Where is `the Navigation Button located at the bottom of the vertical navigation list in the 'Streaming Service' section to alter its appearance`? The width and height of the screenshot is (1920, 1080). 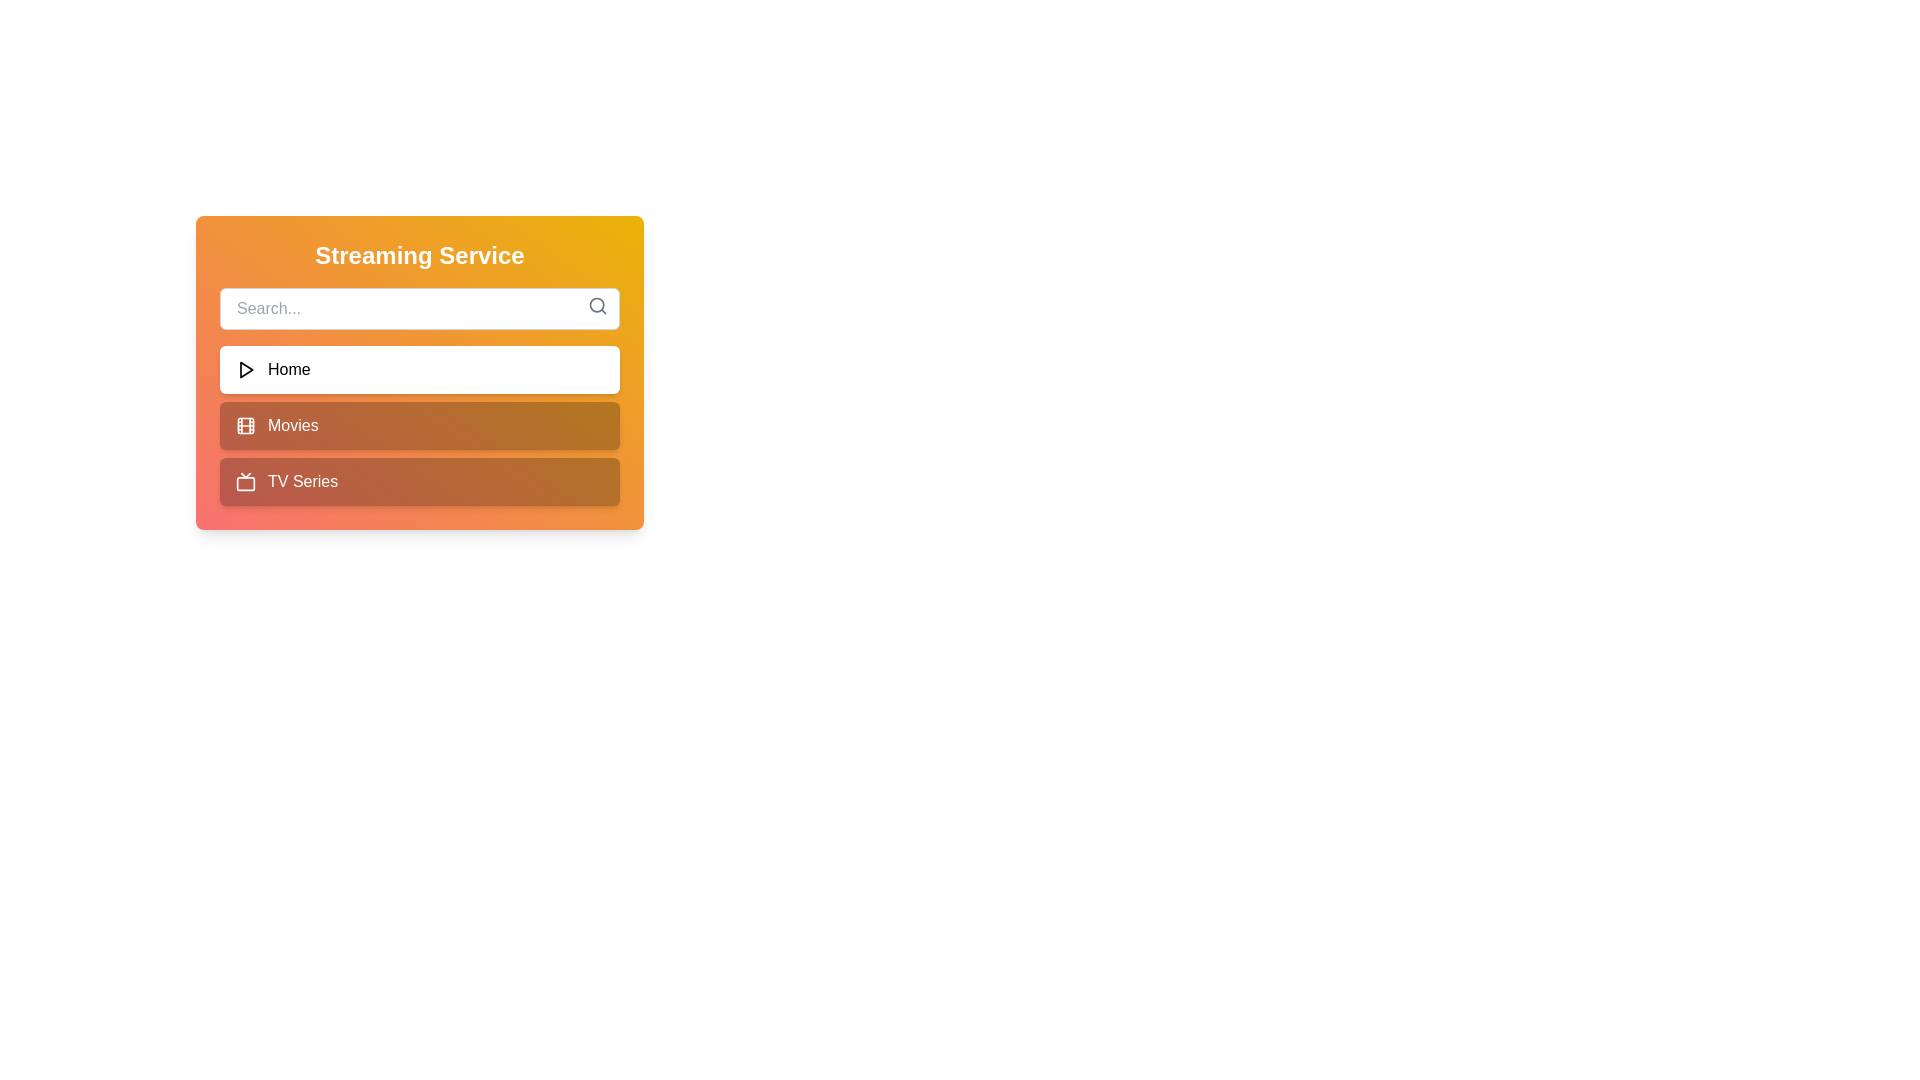 the Navigation Button located at the bottom of the vertical navigation list in the 'Streaming Service' section to alter its appearance is located at coordinates (419, 482).